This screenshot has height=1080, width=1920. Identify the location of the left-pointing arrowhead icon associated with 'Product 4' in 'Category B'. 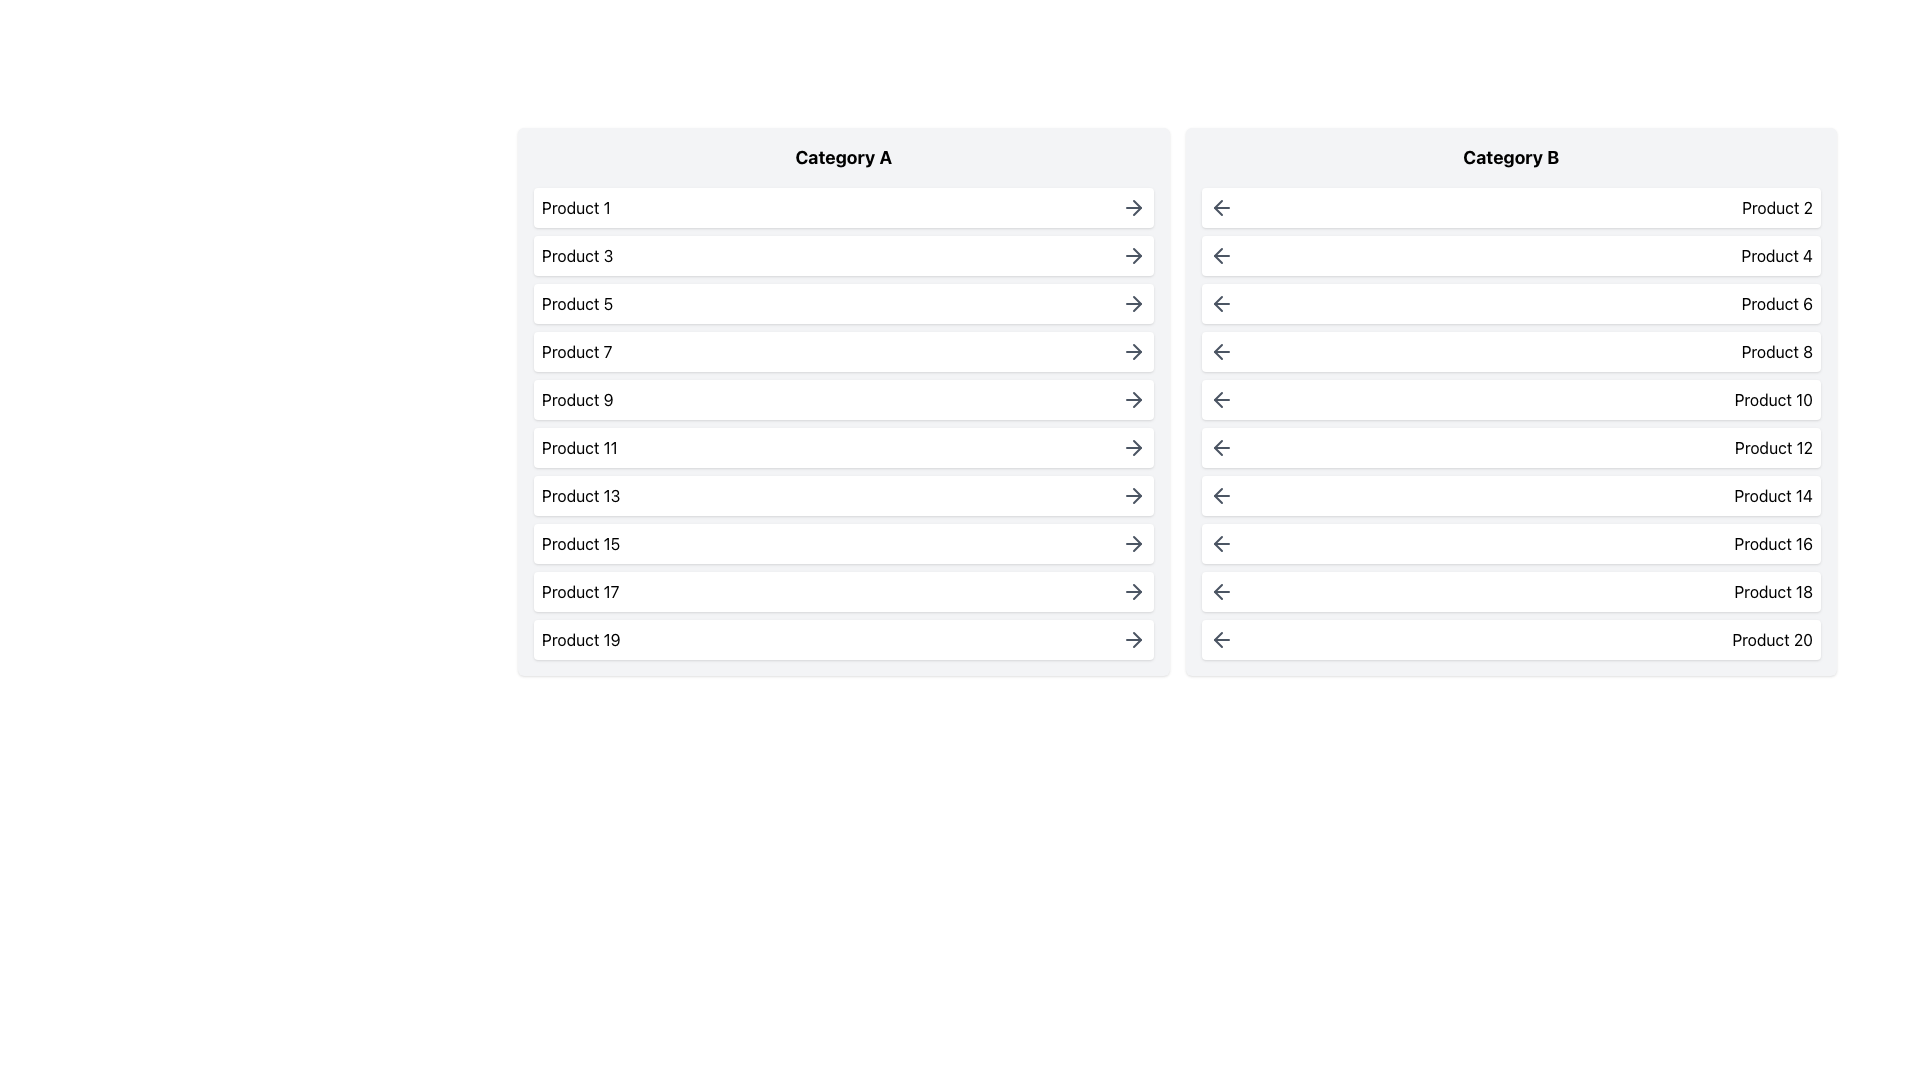
(1217, 254).